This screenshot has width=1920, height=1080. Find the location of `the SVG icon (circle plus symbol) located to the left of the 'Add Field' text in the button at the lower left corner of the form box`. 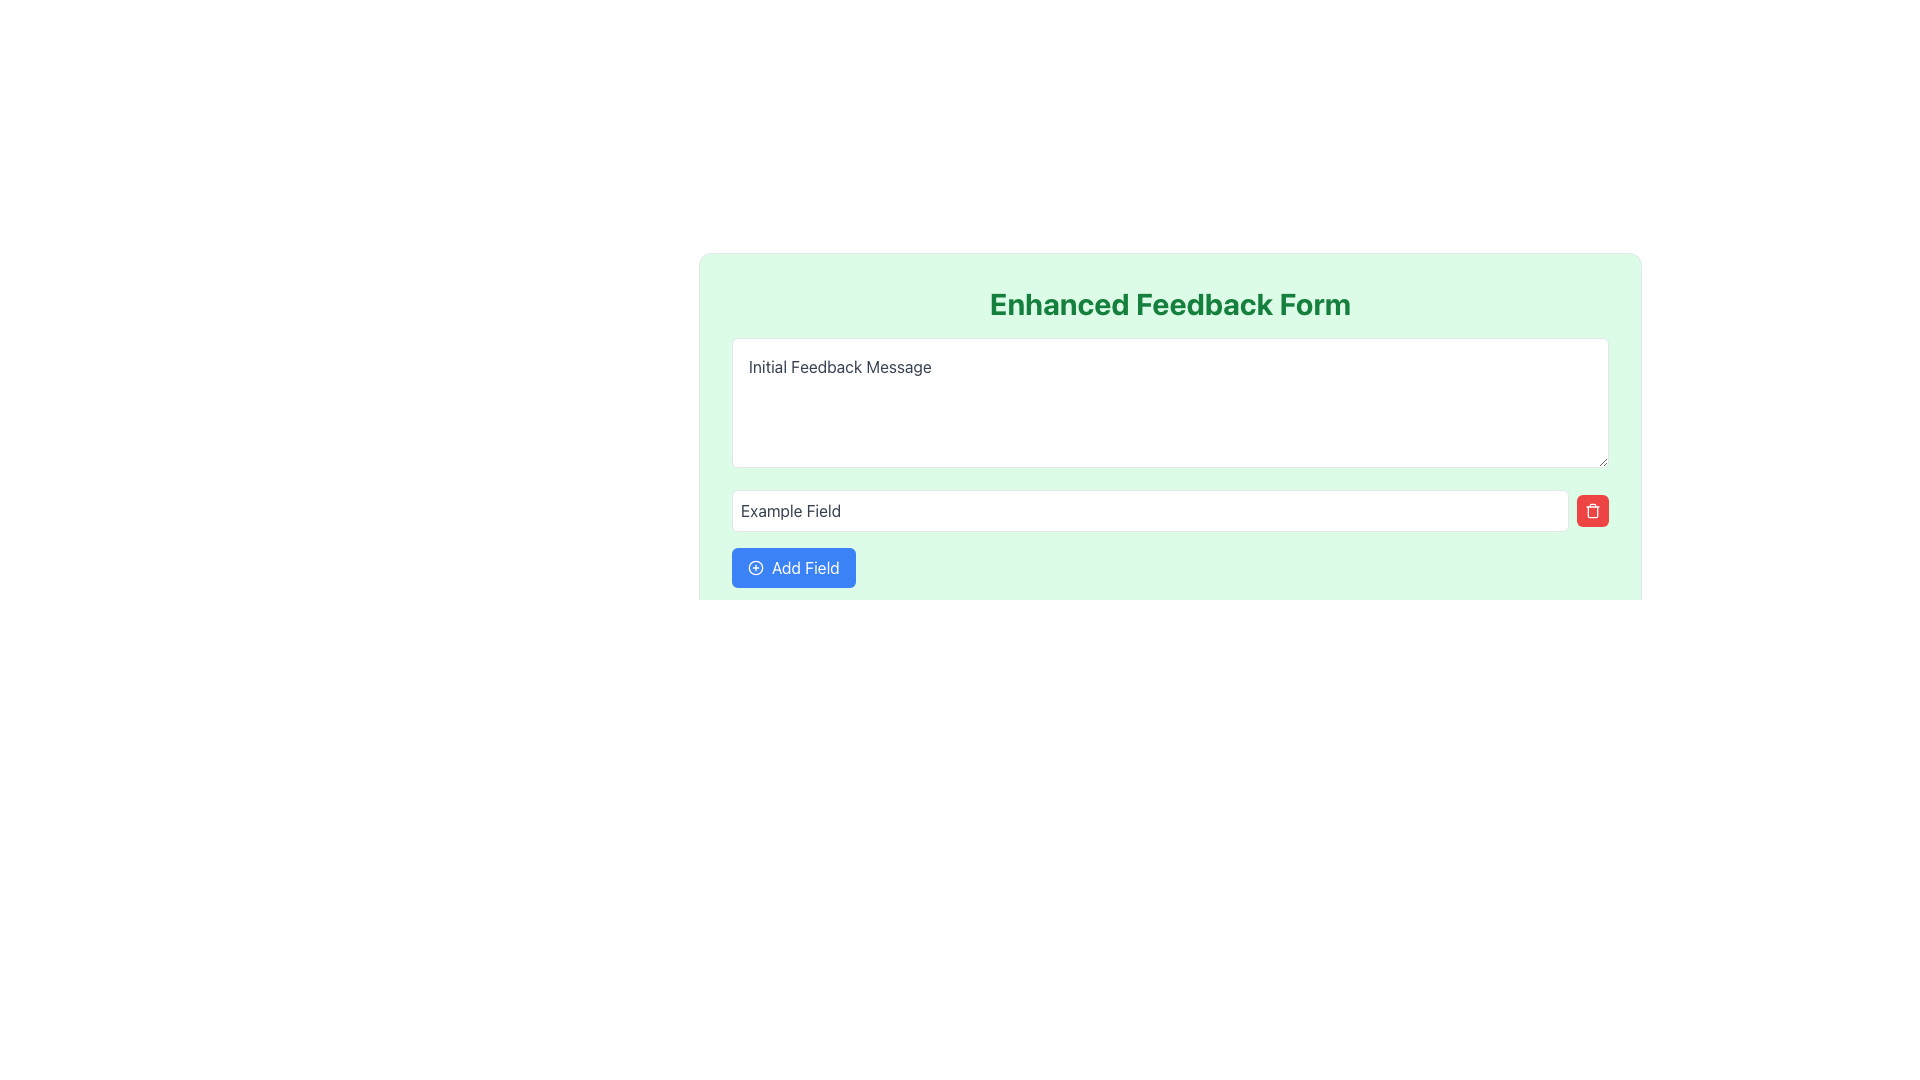

the SVG icon (circle plus symbol) located to the left of the 'Add Field' text in the button at the lower left corner of the form box is located at coordinates (754, 567).